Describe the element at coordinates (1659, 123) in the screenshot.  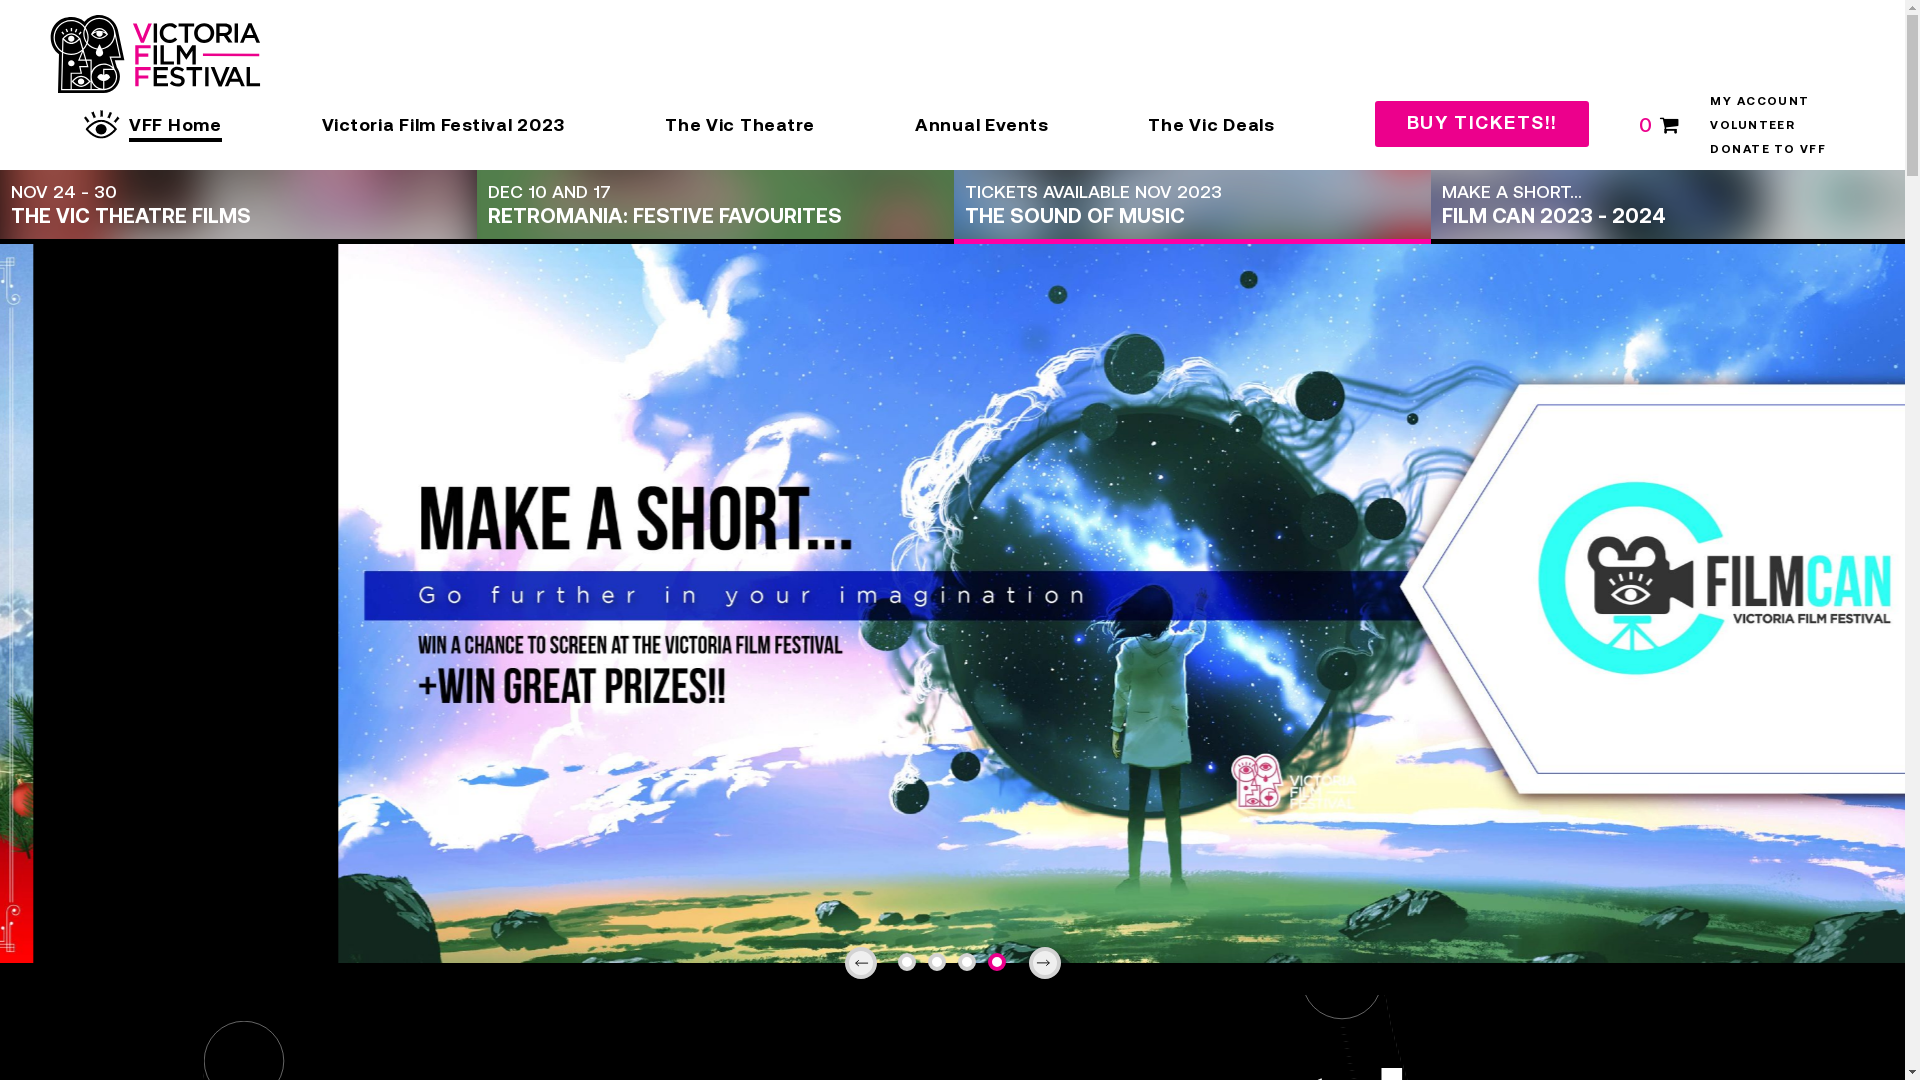
I see `'0'` at that location.